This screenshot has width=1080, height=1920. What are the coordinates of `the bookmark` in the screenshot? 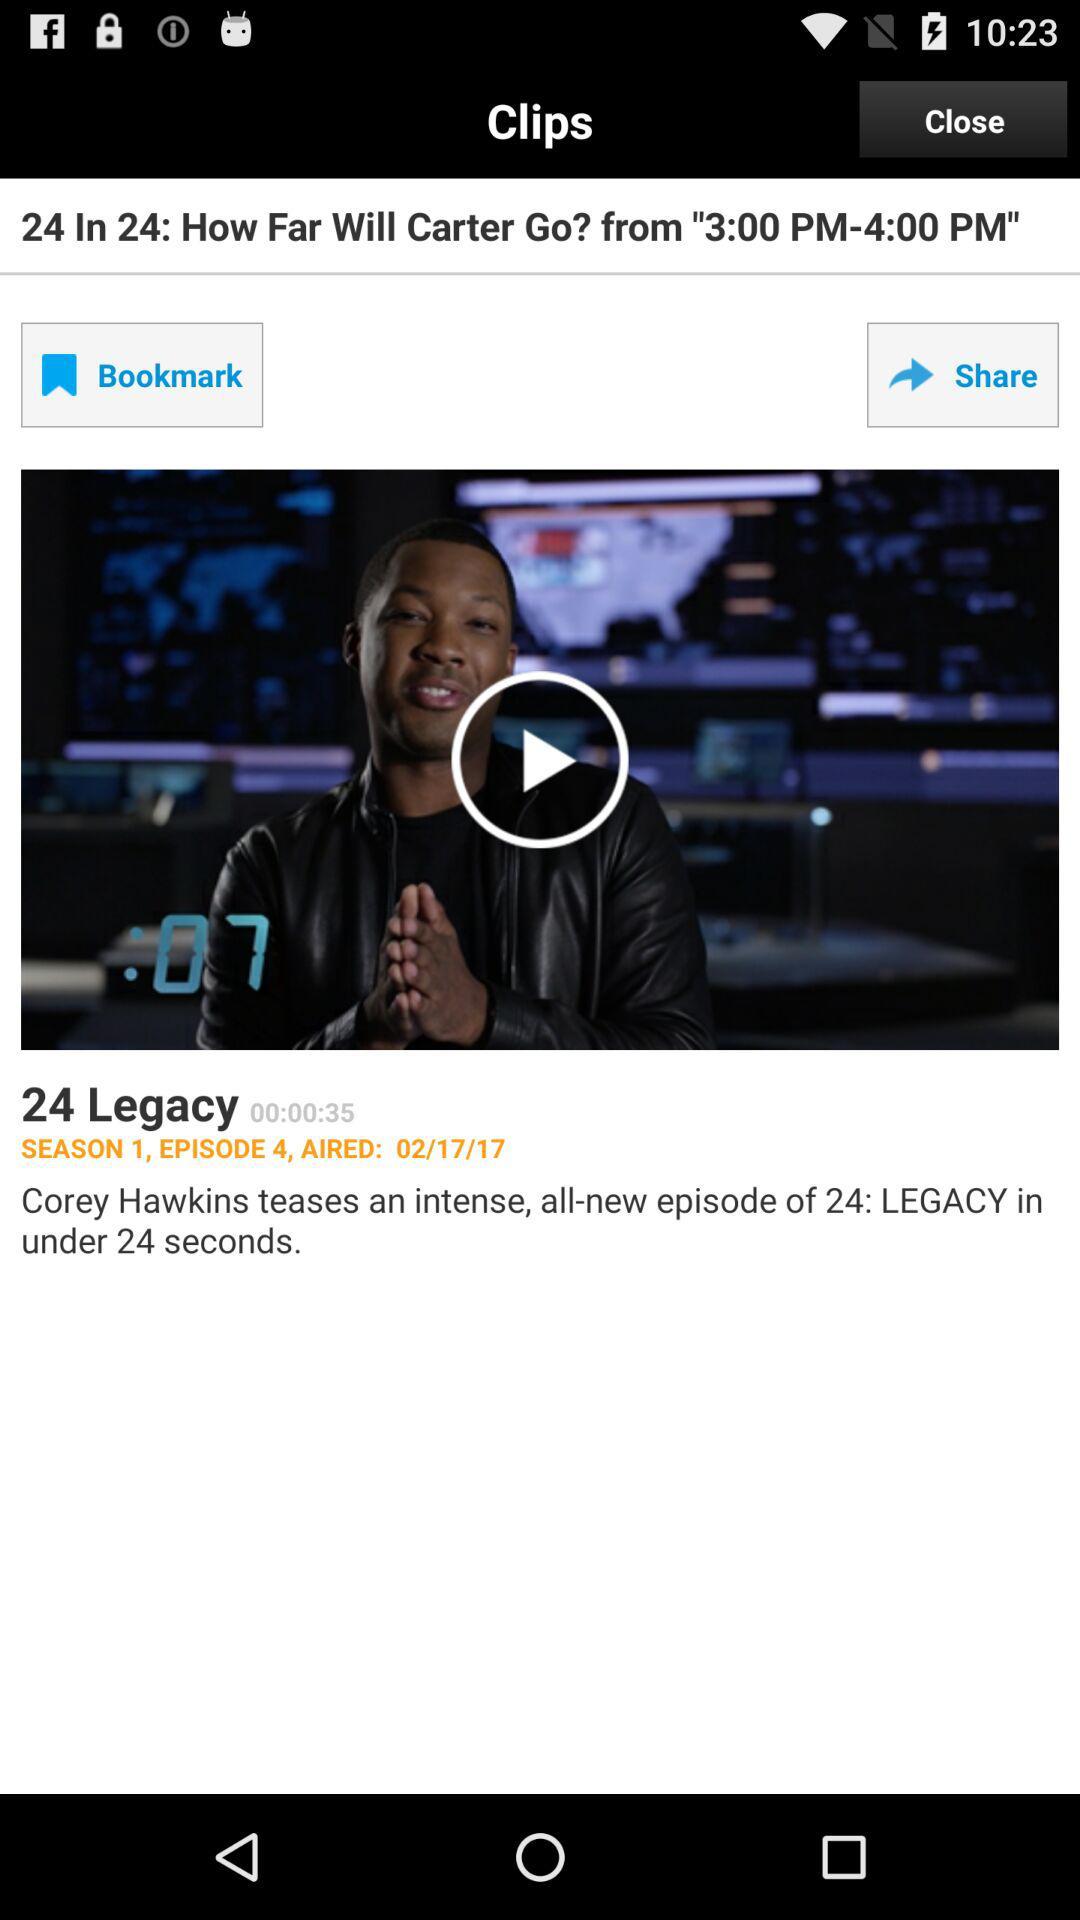 It's located at (141, 374).